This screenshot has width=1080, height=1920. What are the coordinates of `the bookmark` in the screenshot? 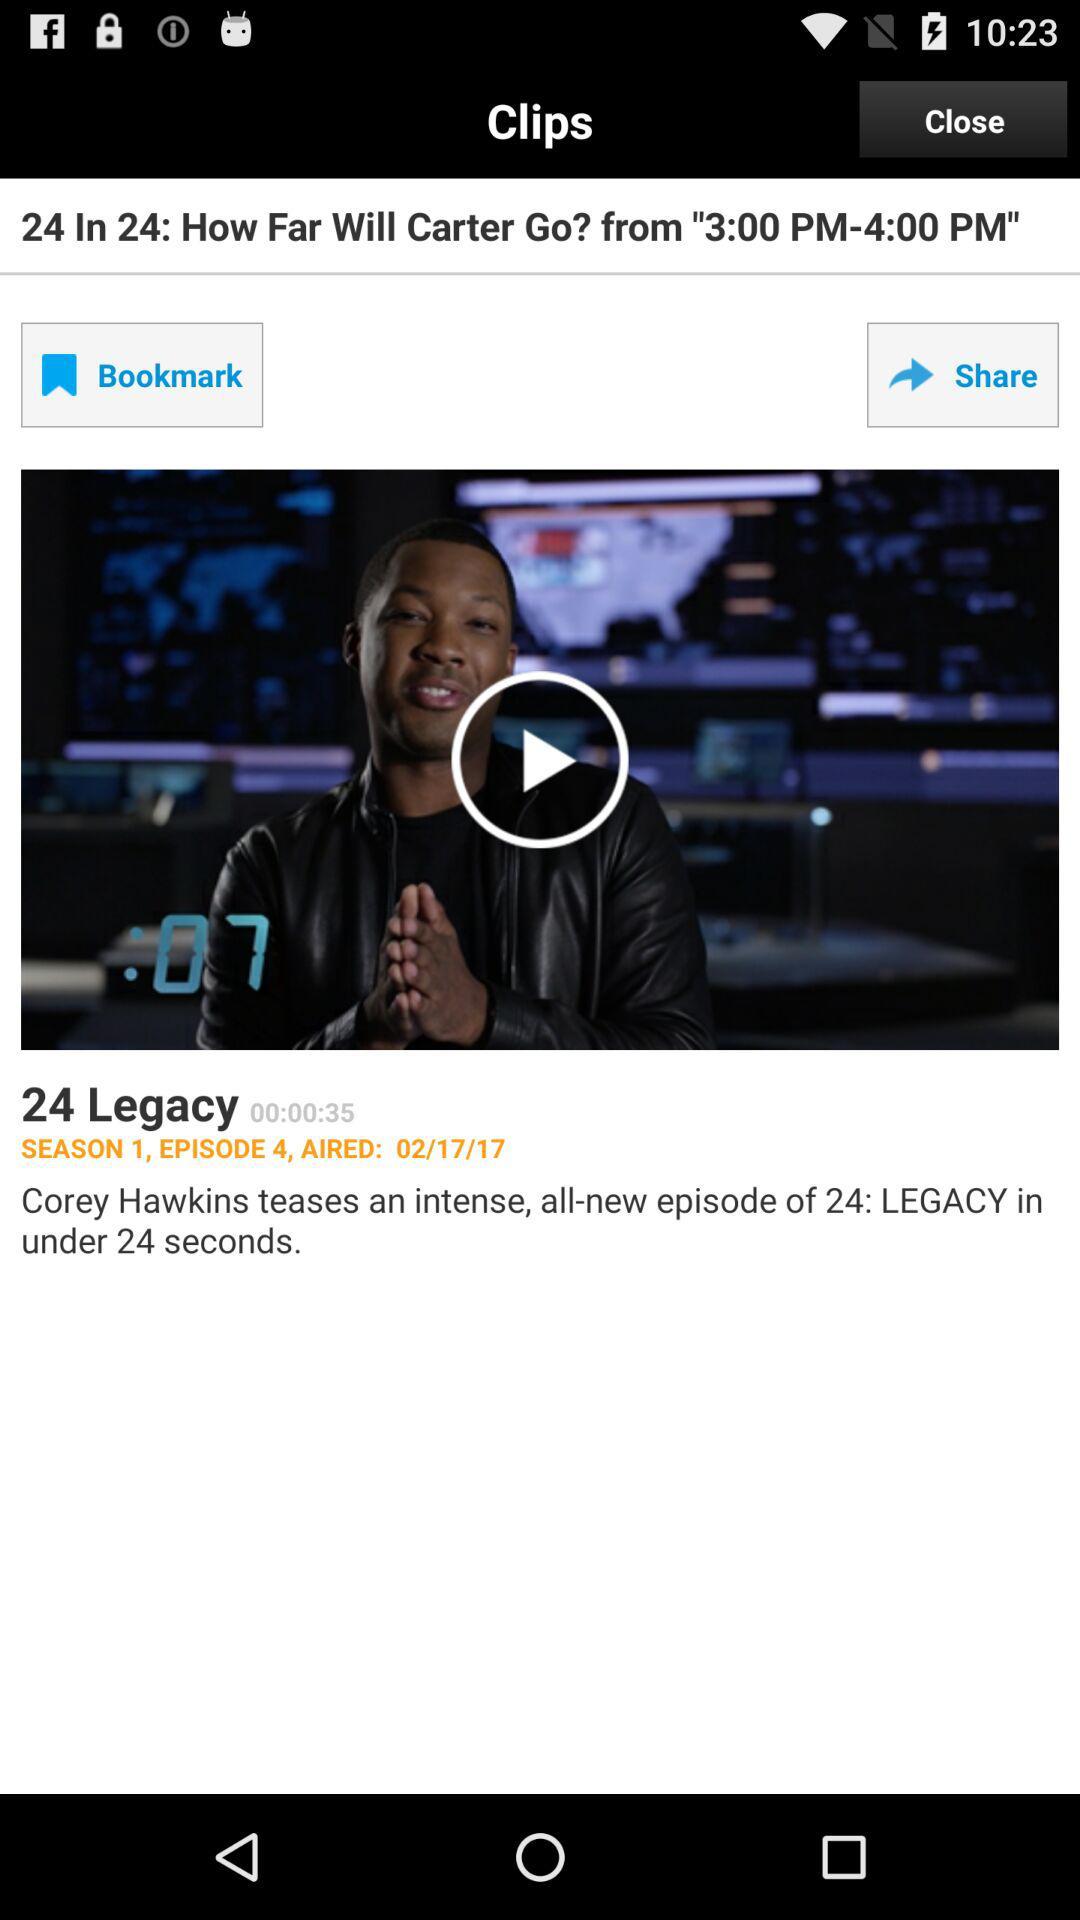 It's located at (141, 374).